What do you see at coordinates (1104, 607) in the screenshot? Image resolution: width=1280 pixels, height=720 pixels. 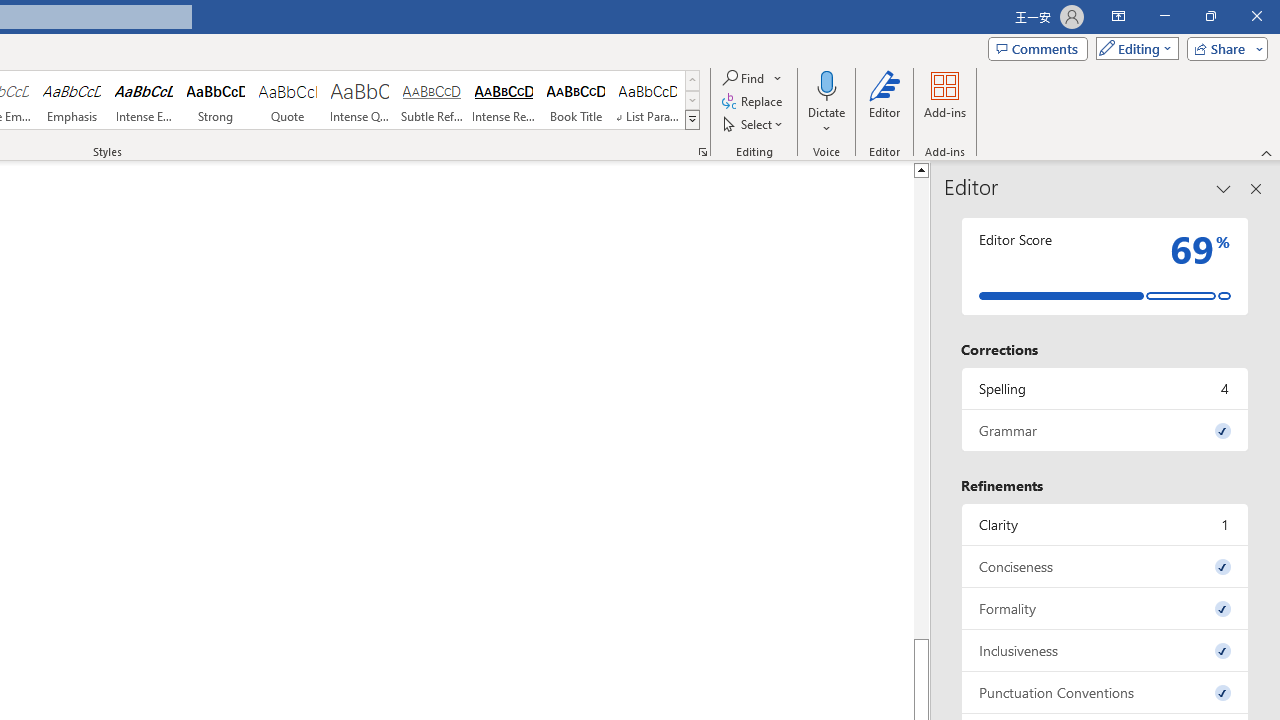 I see `'Formality, 0 issues. Press space or enter to review items.'` at bounding box center [1104, 607].